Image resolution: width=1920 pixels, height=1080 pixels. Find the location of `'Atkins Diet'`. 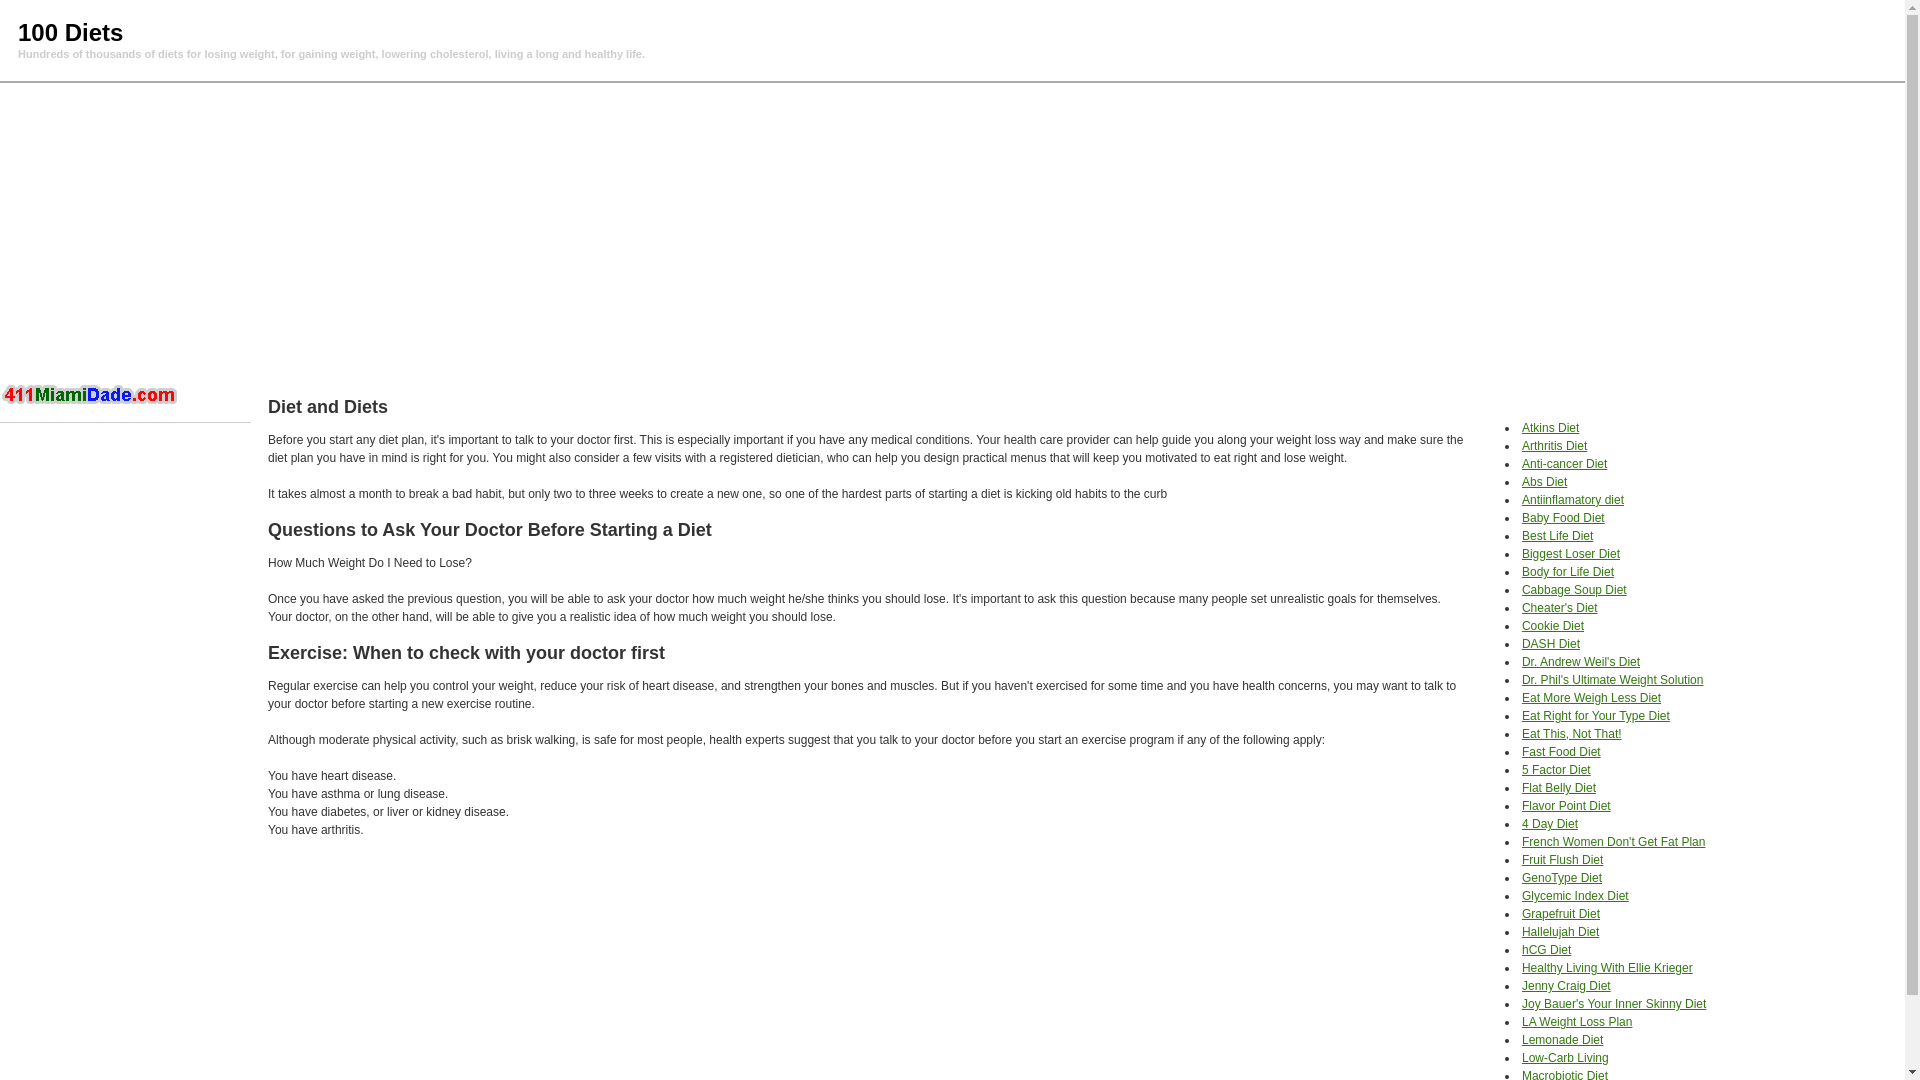

'Atkins Diet' is located at coordinates (1549, 427).